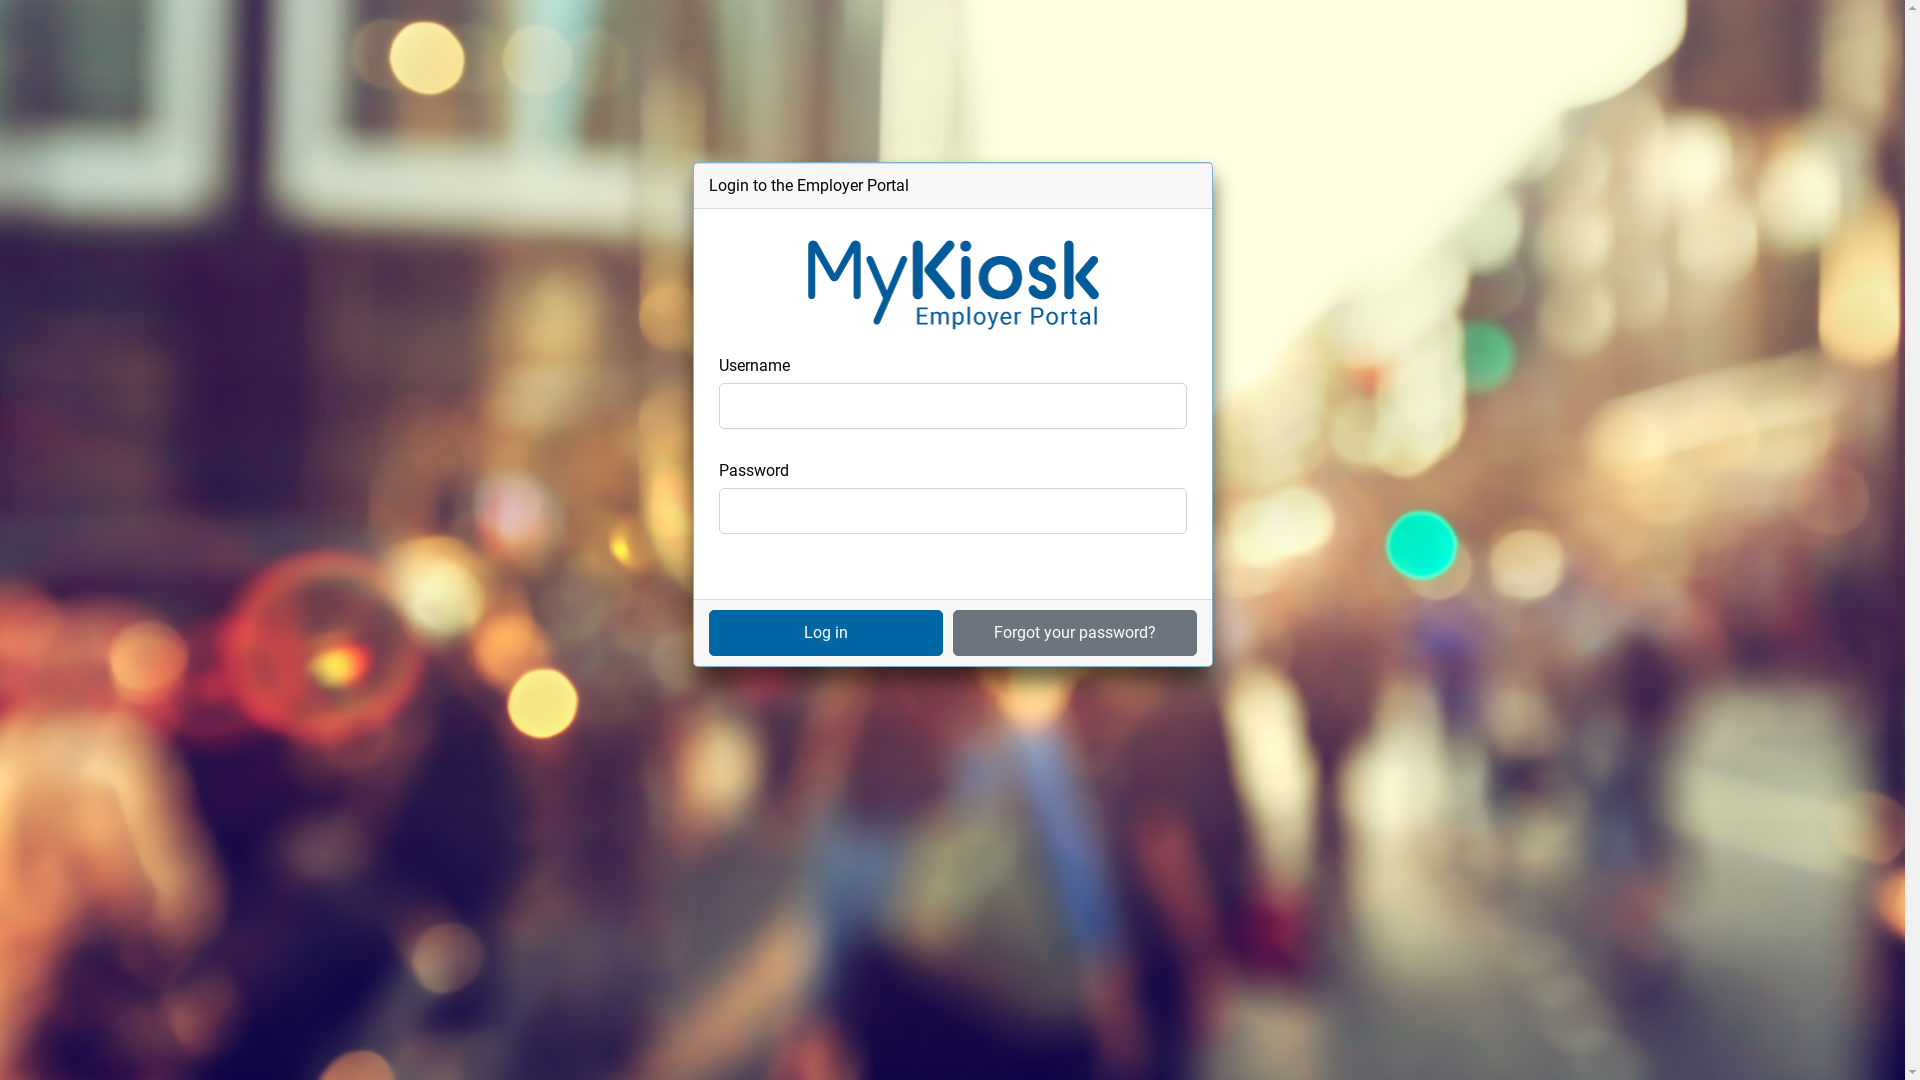  Describe the element at coordinates (1073, 632) in the screenshot. I see `'Forgot your password?'` at that location.